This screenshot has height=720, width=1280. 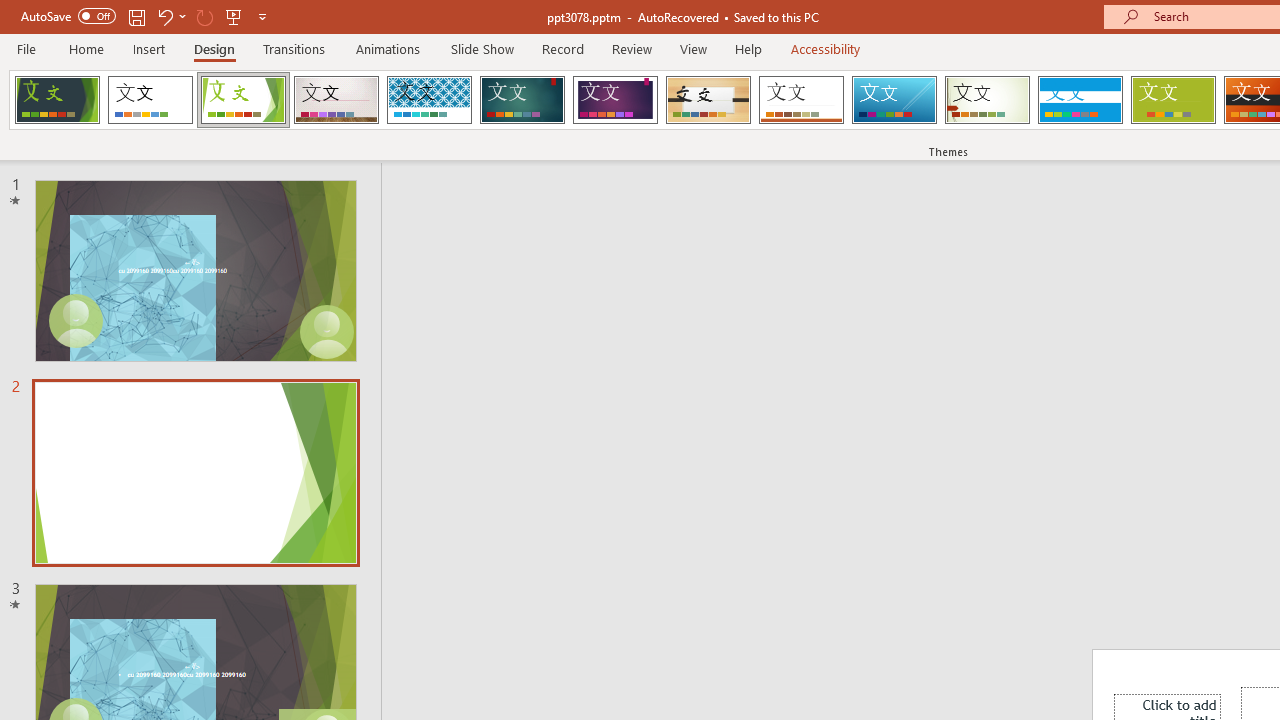 I want to click on 'Banded', so click(x=1079, y=100).